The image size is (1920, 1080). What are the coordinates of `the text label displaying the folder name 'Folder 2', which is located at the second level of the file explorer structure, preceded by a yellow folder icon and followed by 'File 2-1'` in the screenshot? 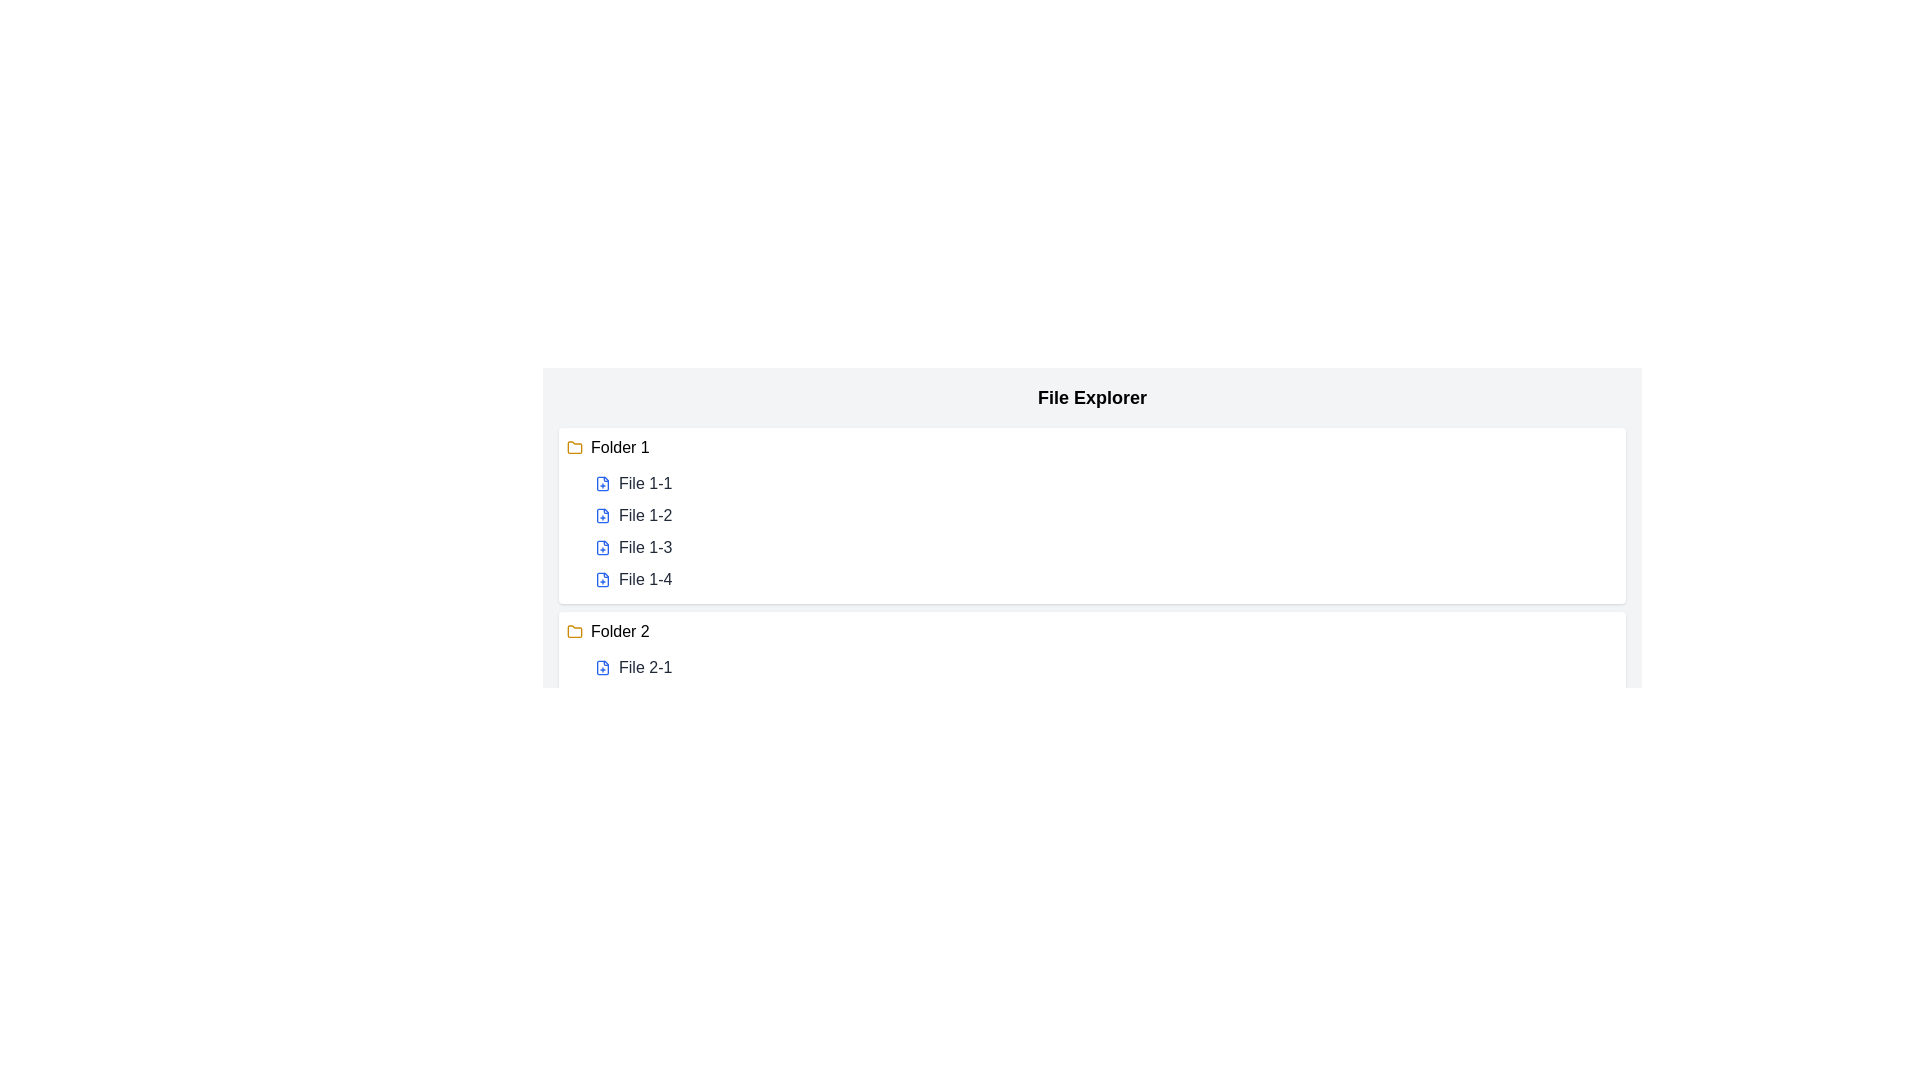 It's located at (619, 632).